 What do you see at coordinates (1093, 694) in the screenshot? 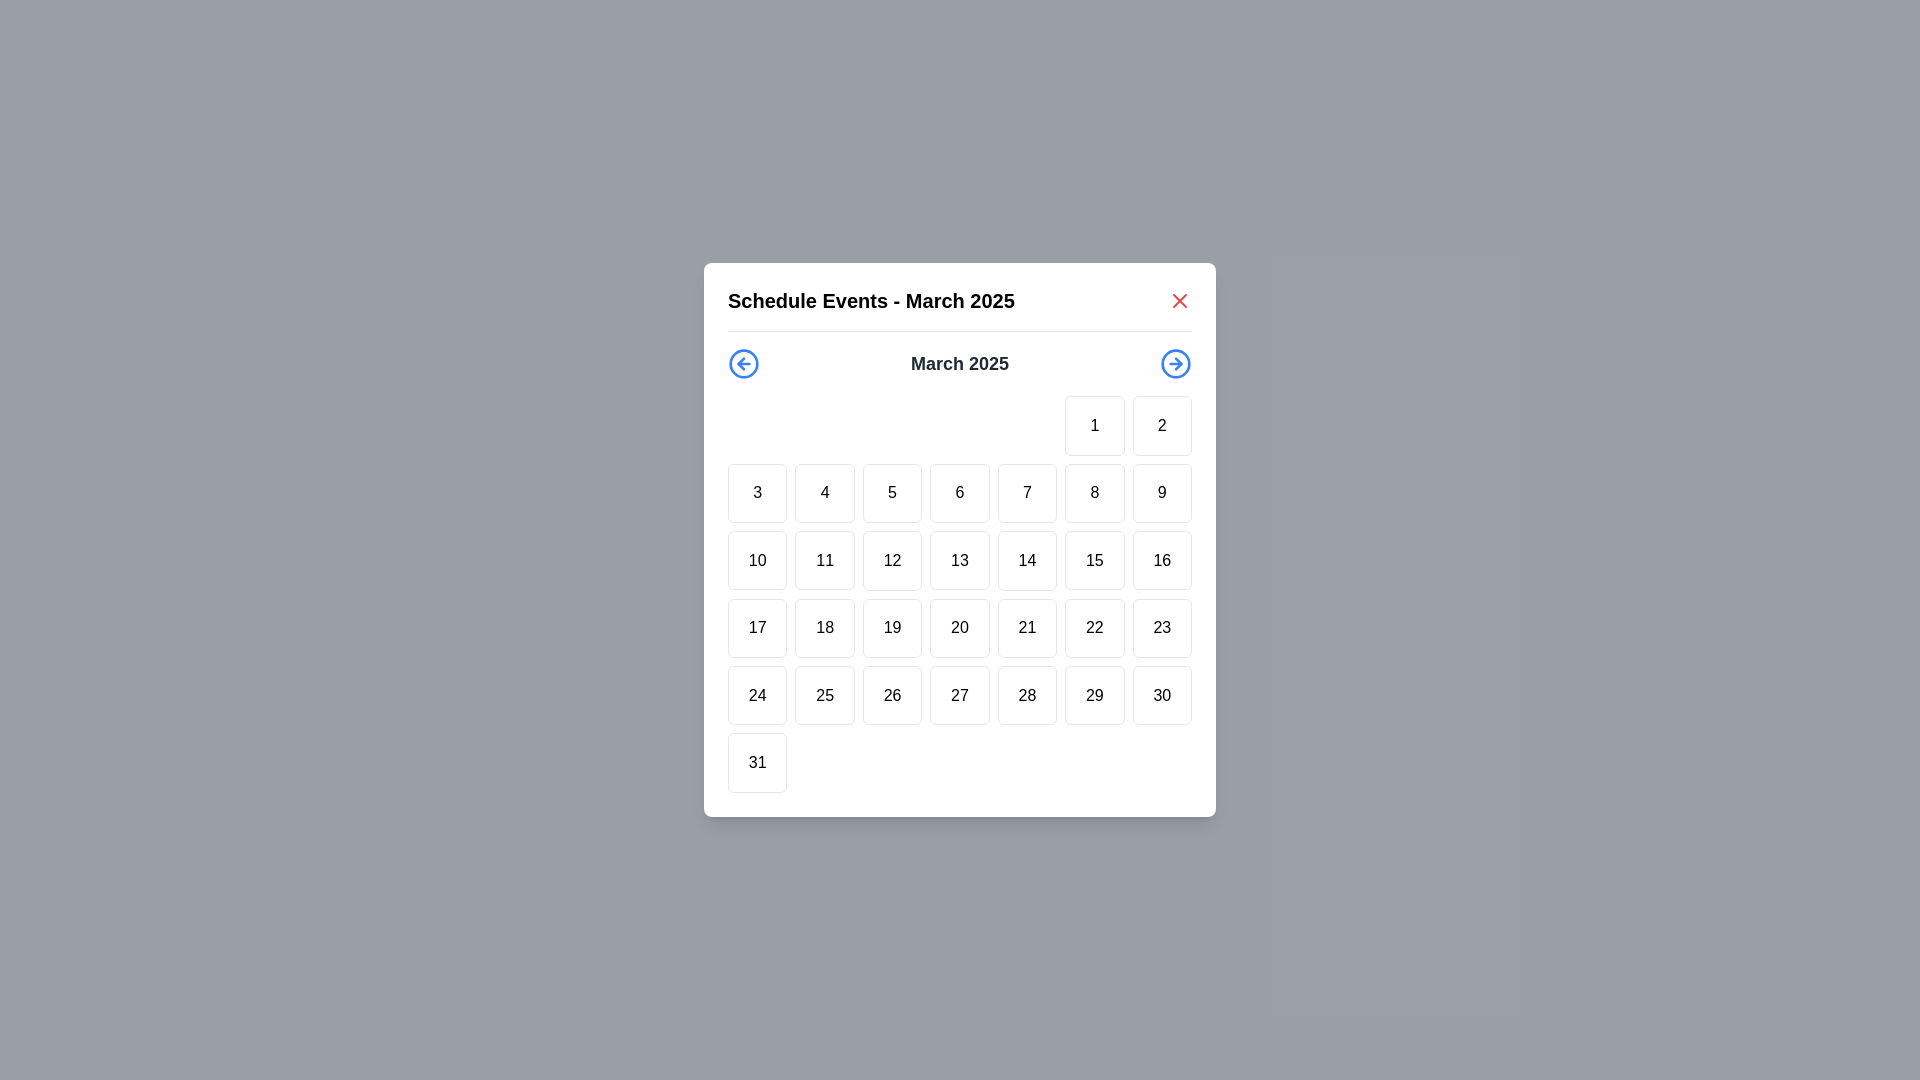
I see `the square-shaped button with the number '29' in a bold font, located in the last row, sixth column of the March 2025 calendar grid, to observe the hover effect` at bounding box center [1093, 694].